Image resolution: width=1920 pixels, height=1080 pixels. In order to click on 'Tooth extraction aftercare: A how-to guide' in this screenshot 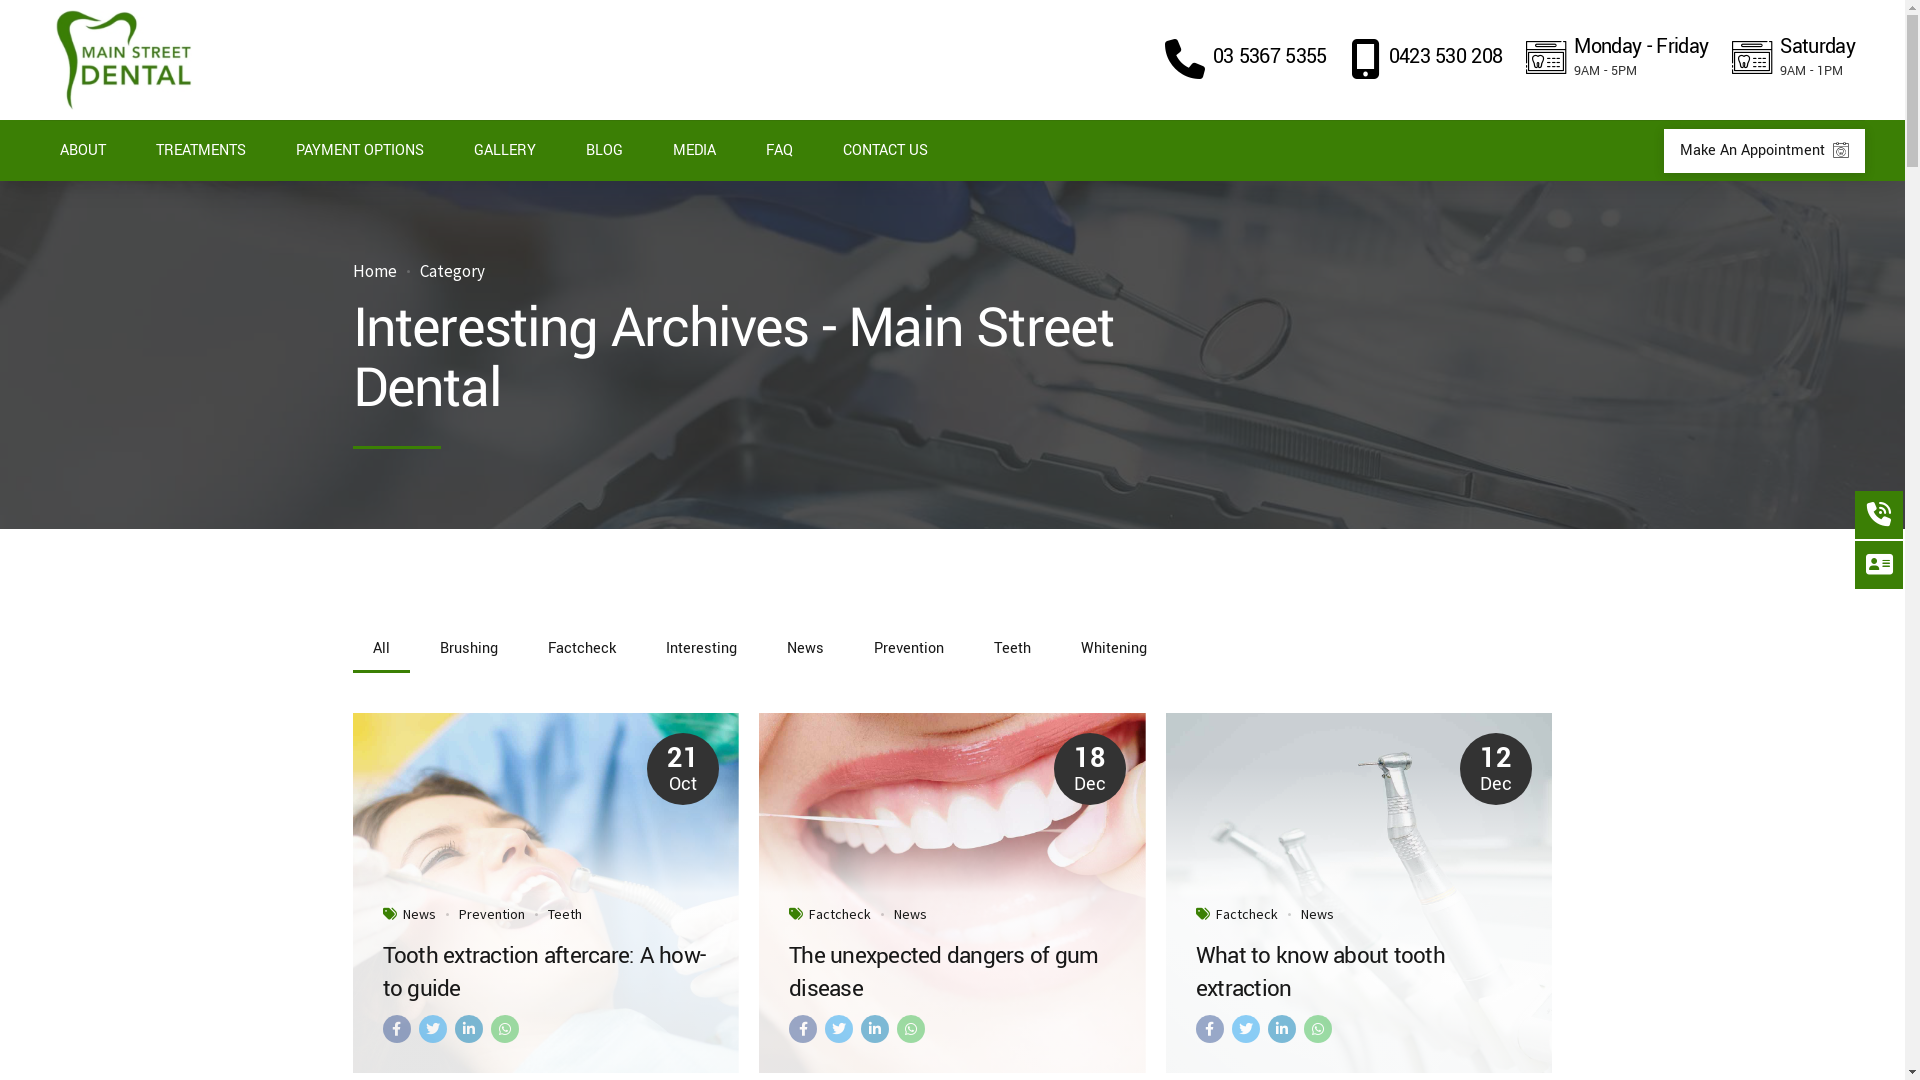, I will do `click(545, 971)`.